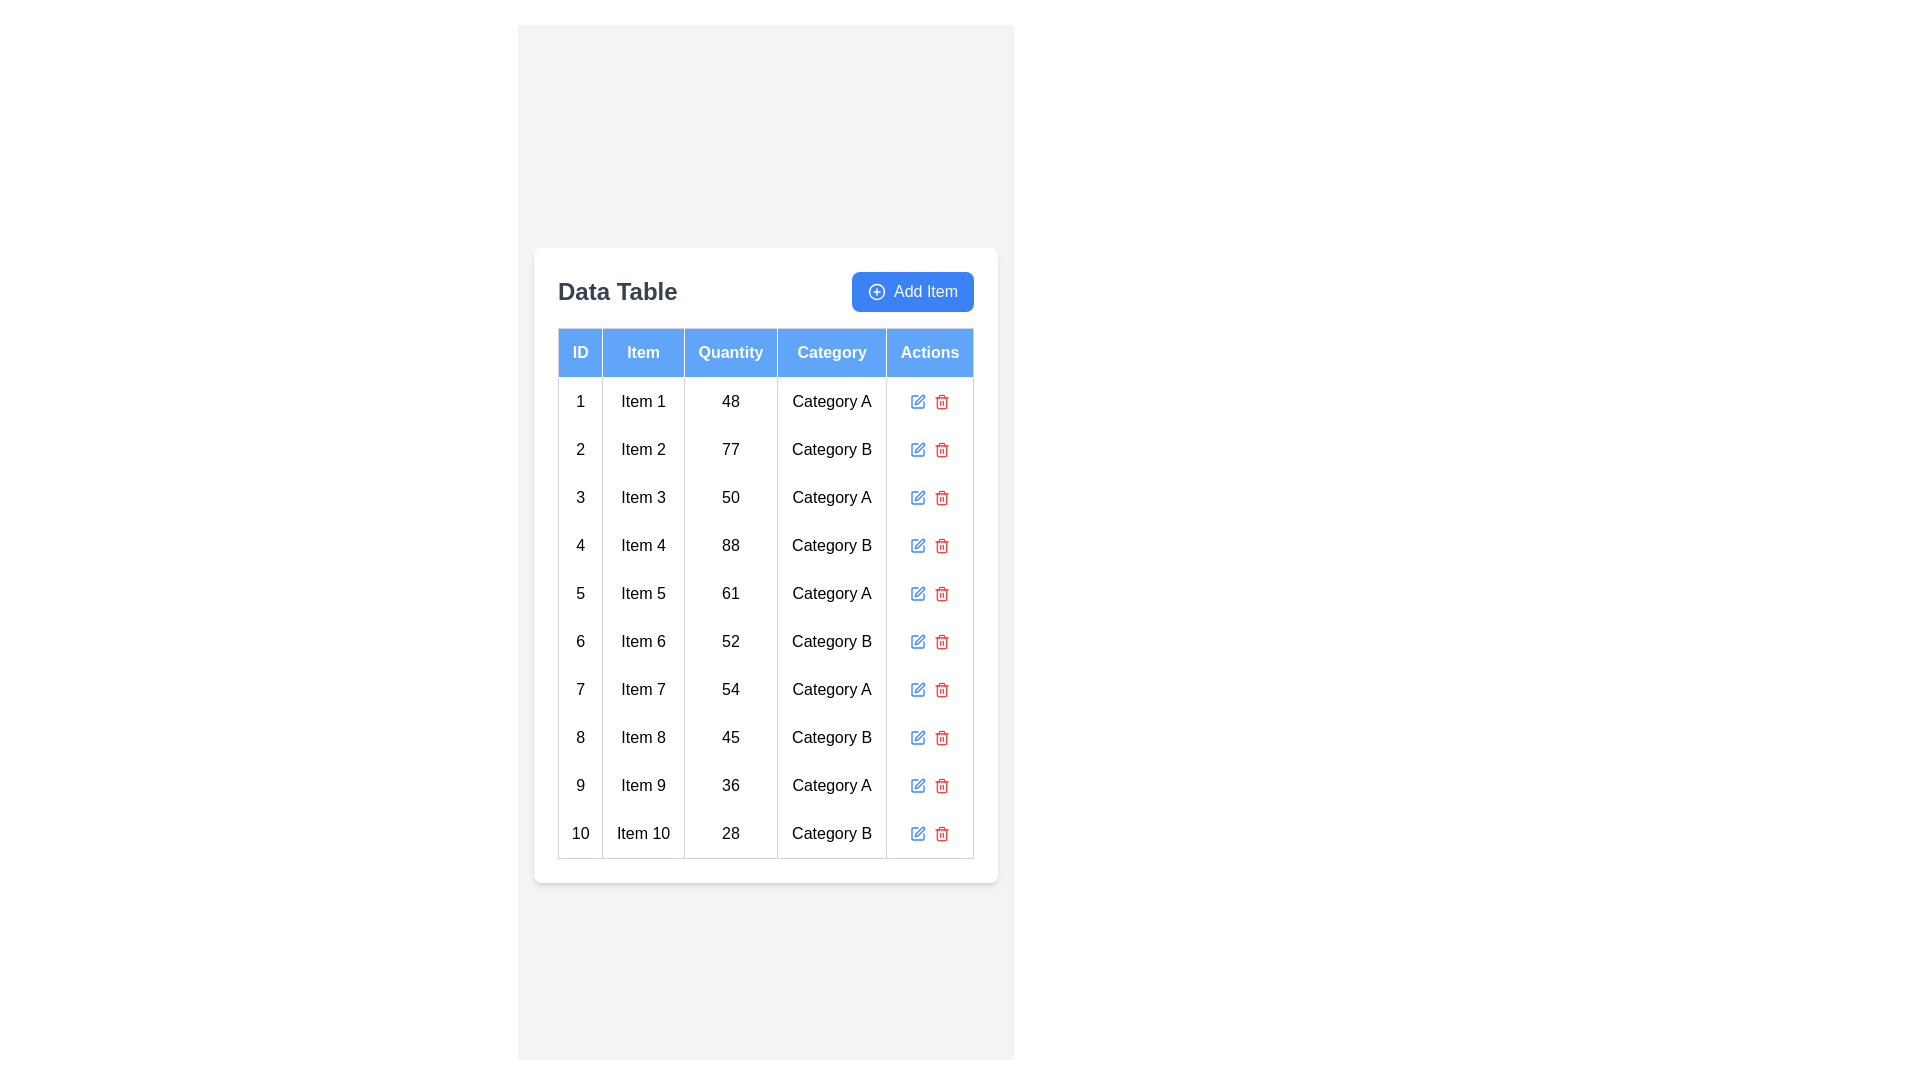 Image resolution: width=1920 pixels, height=1080 pixels. What do you see at coordinates (579, 737) in the screenshot?
I see `the text '8' in the first column of the data table, located in the eighth row under the 'ID' column` at bounding box center [579, 737].